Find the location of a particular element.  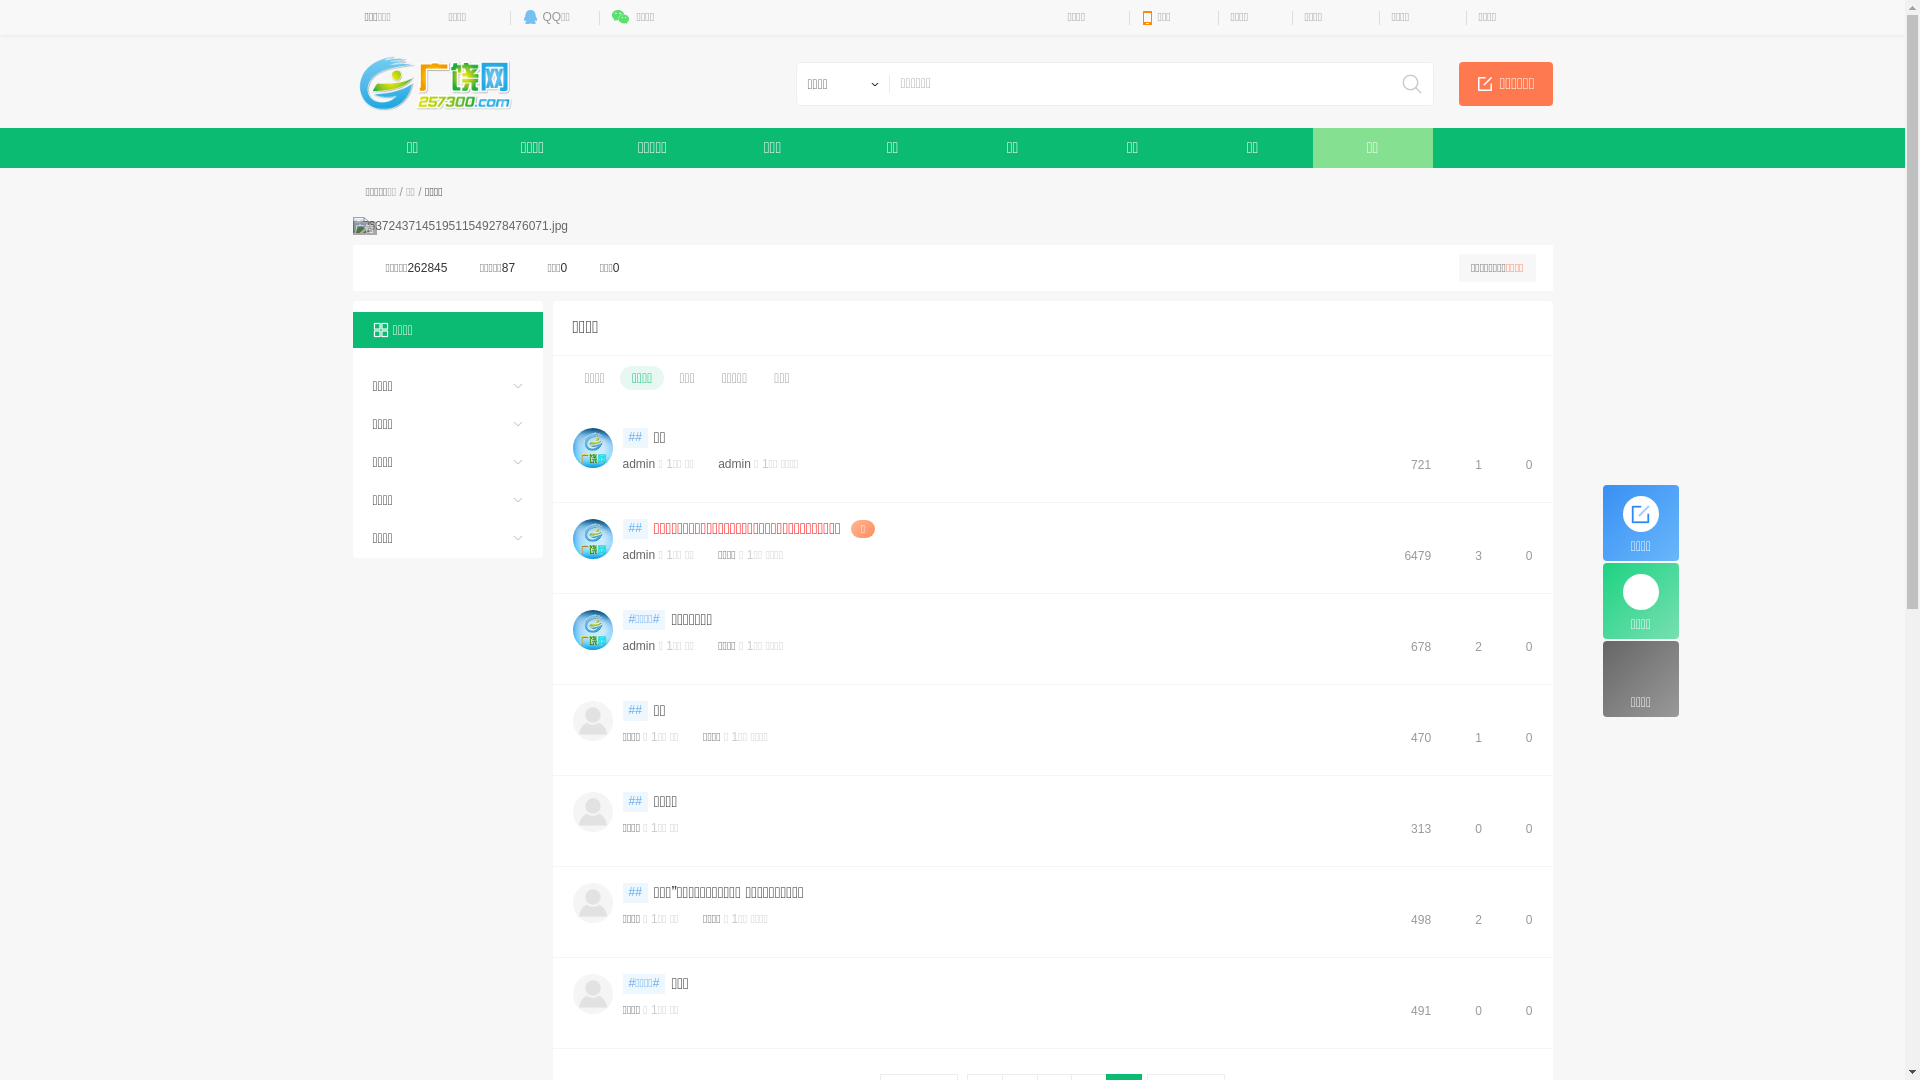

'313' is located at coordinates (1410, 829).